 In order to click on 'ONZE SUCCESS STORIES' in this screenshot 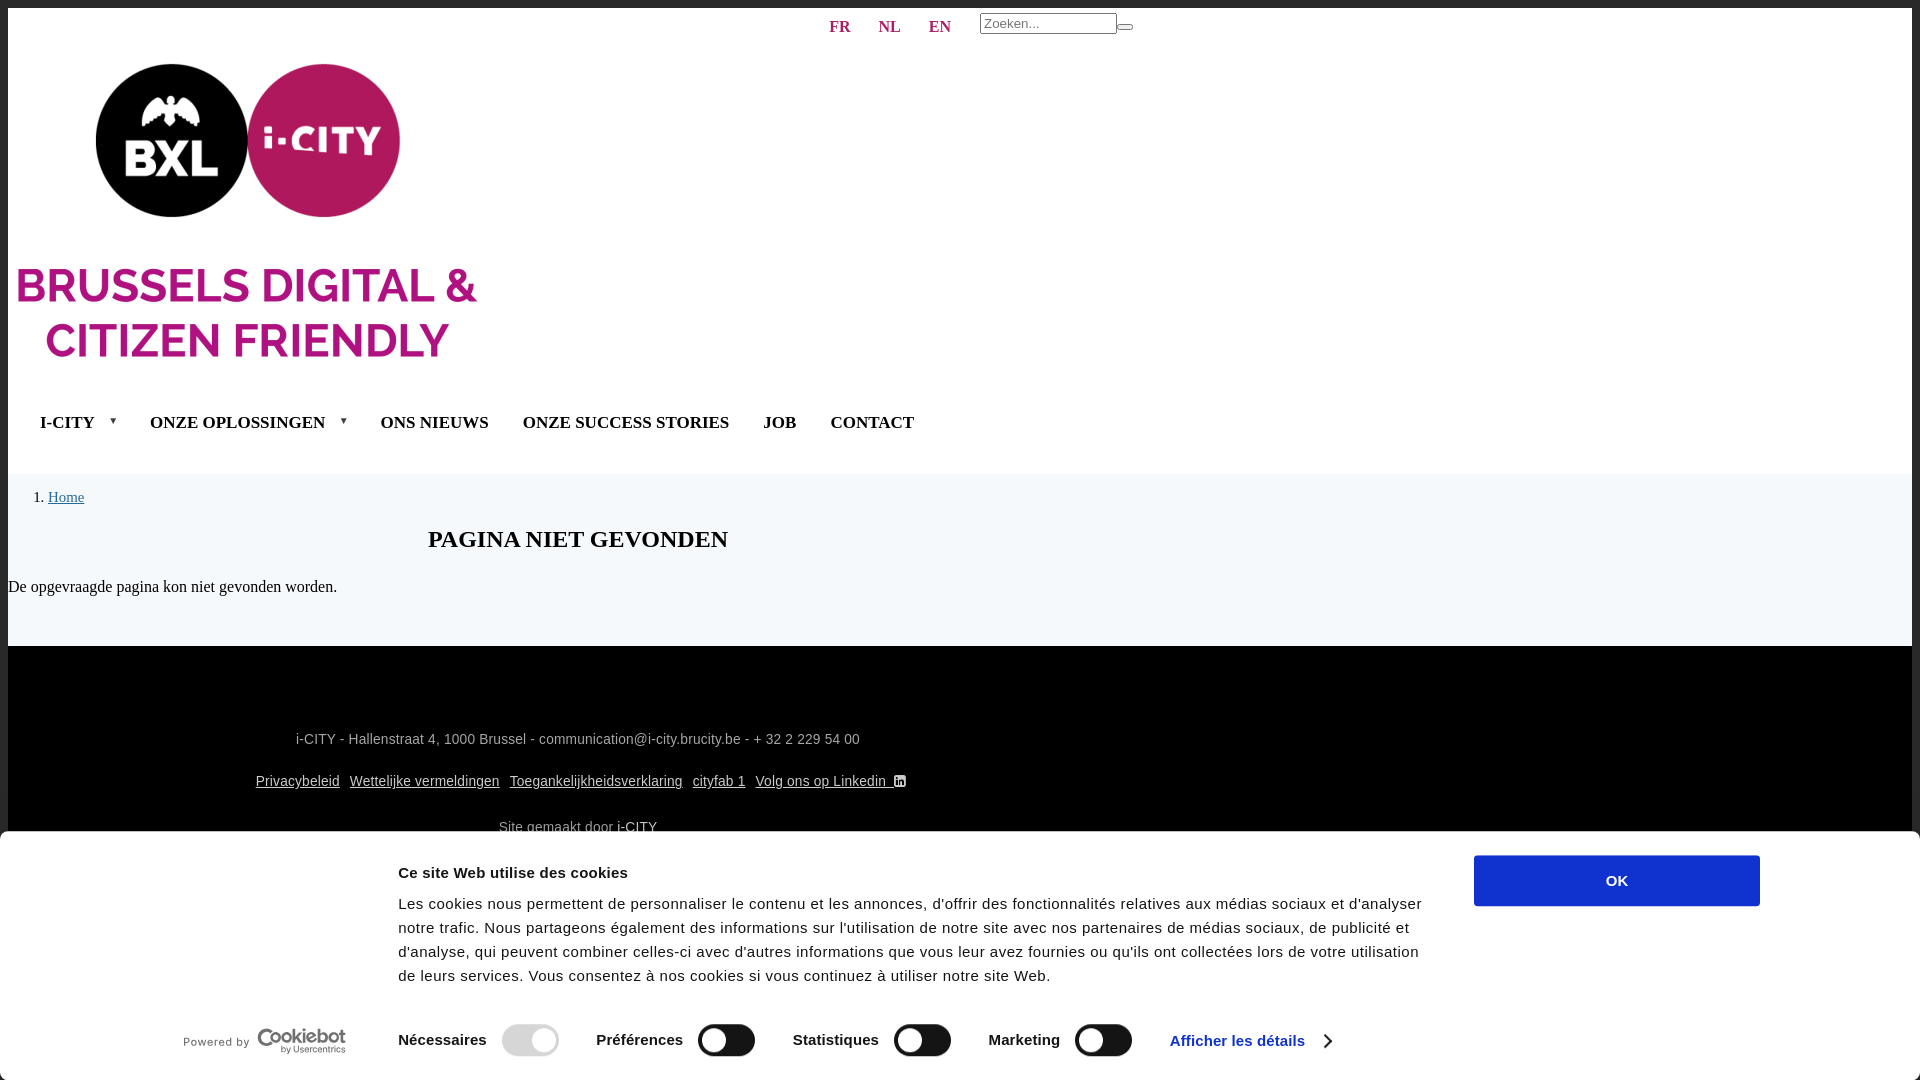, I will do `click(625, 421)`.